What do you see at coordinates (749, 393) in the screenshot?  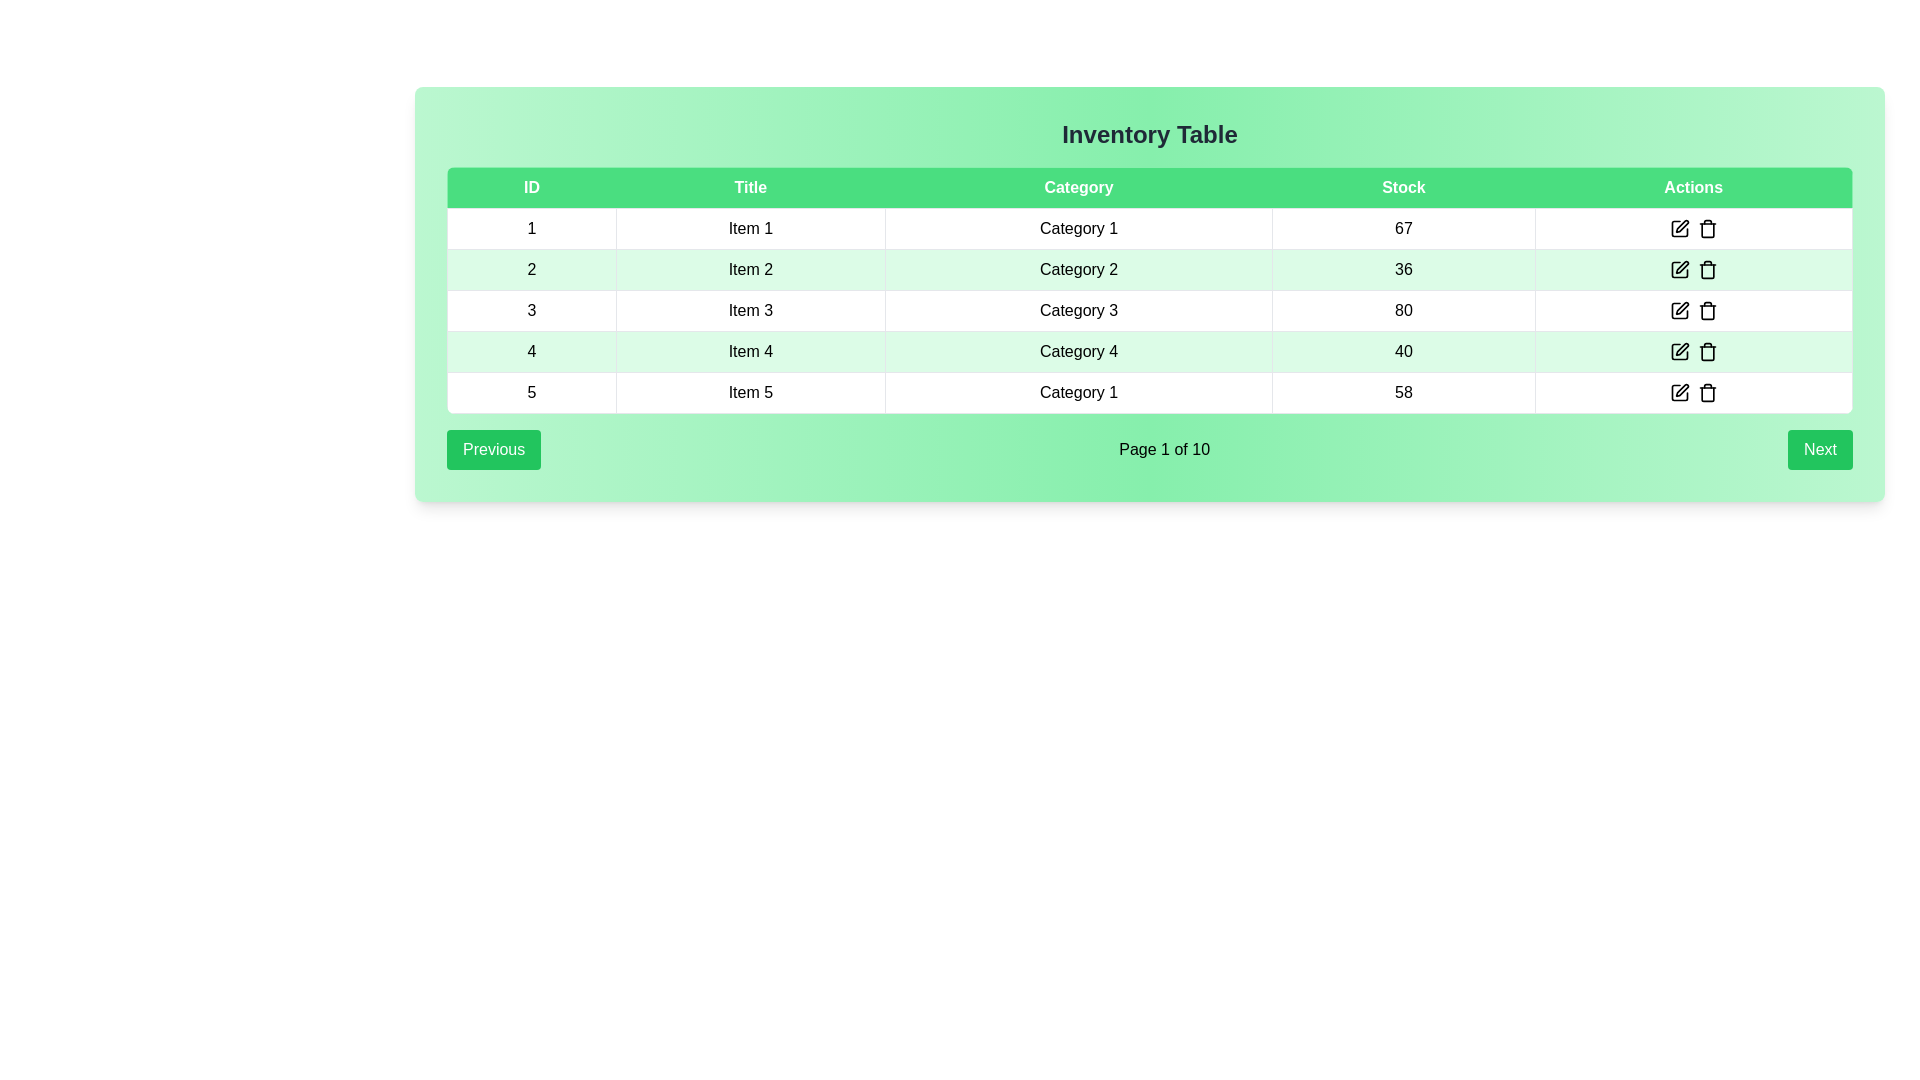 I see `the Text Label in the fifth row of the table under the 'Title' column, which identifies the item by name` at bounding box center [749, 393].